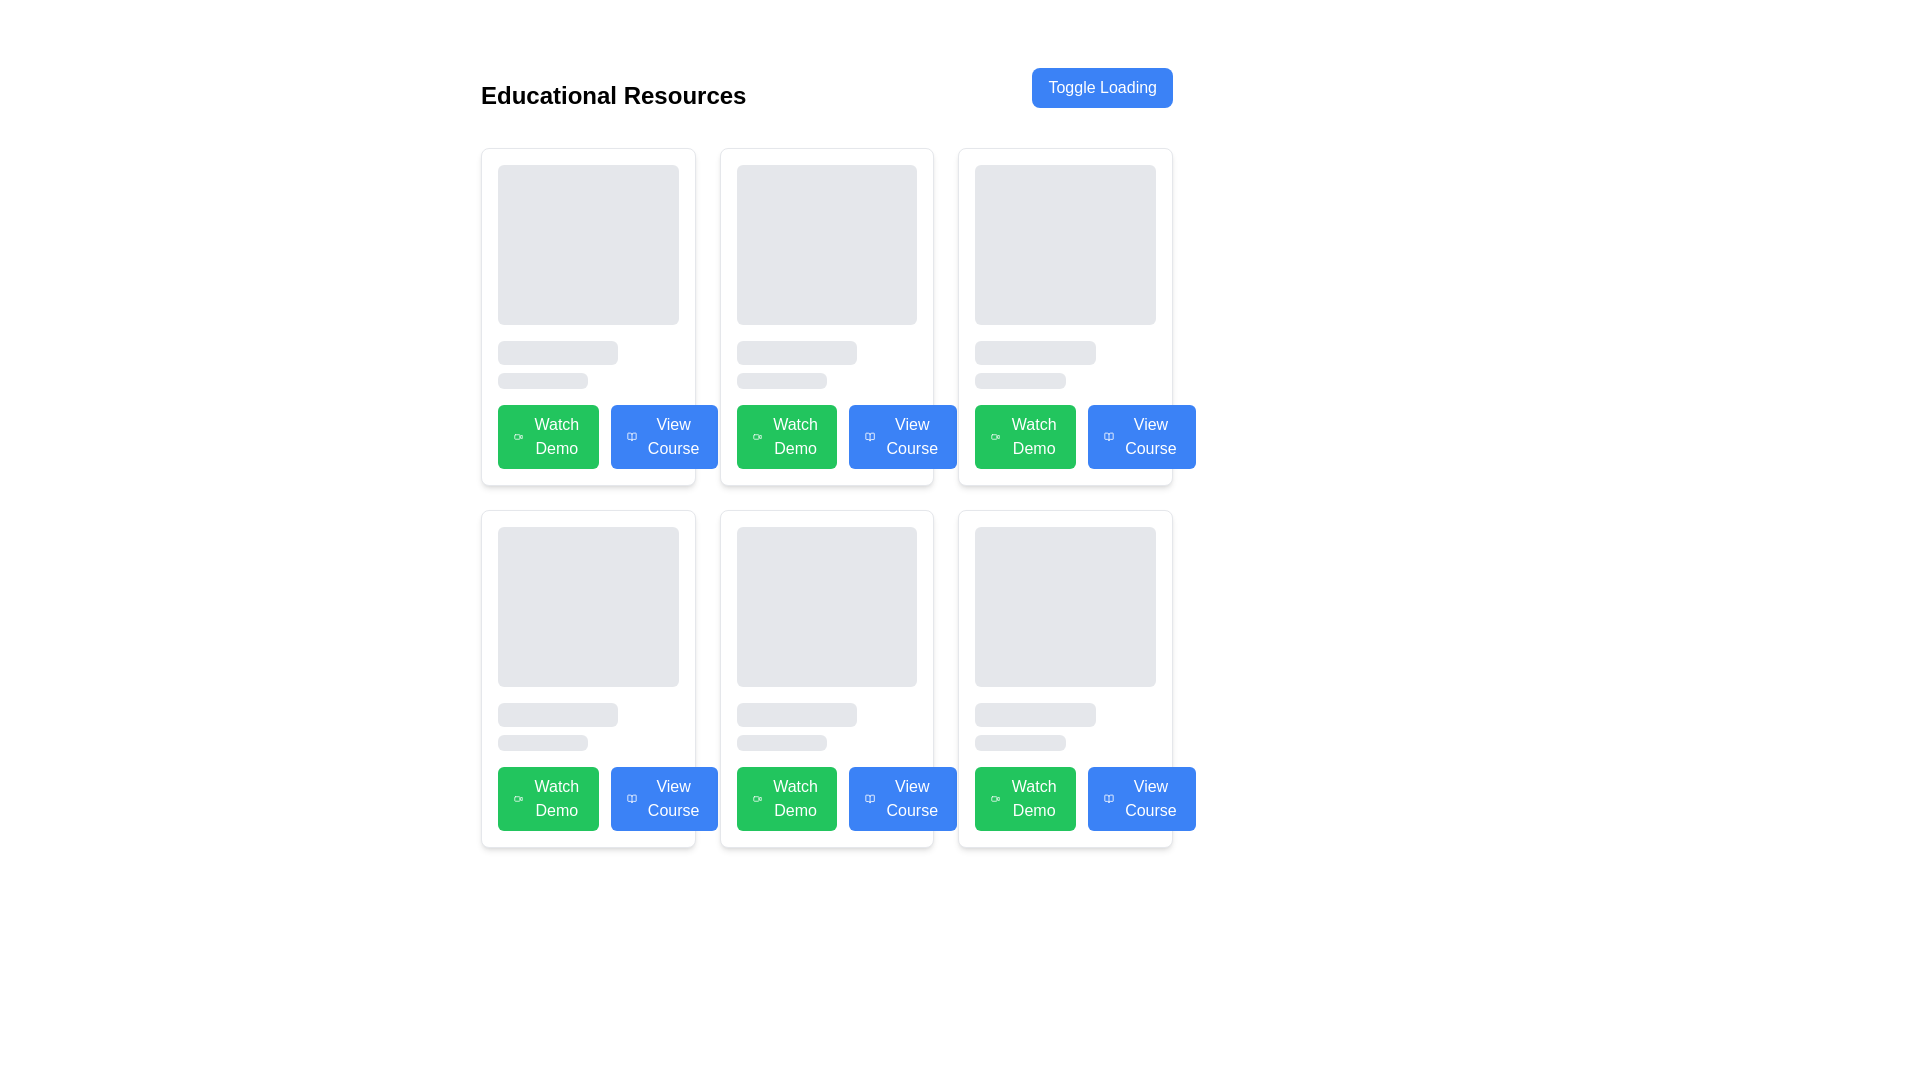 The image size is (1920, 1080). I want to click on the video camera icon located on the left side of the green button labeled 'Watch Demo' in the third card of the top row of the cards grid, so click(995, 435).